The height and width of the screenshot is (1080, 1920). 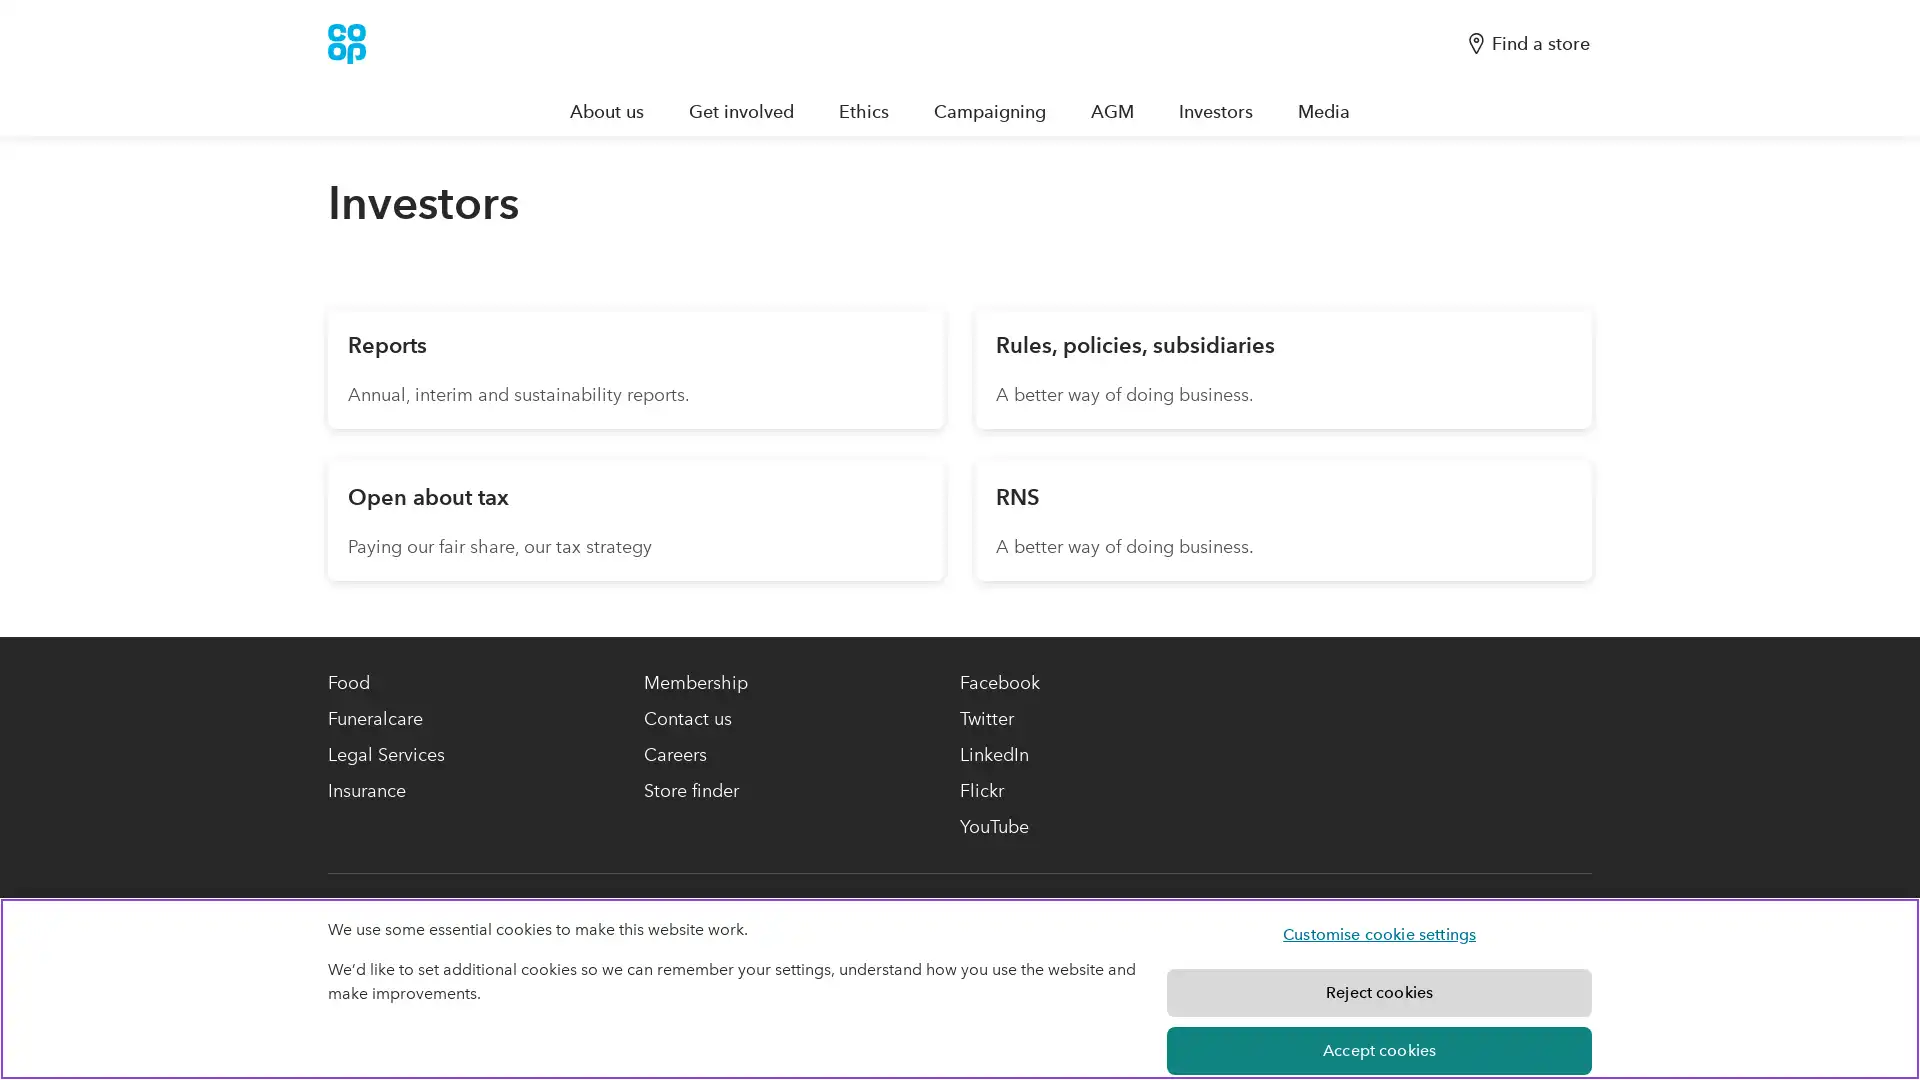 I want to click on Reject cookies, so click(x=1377, y=992).